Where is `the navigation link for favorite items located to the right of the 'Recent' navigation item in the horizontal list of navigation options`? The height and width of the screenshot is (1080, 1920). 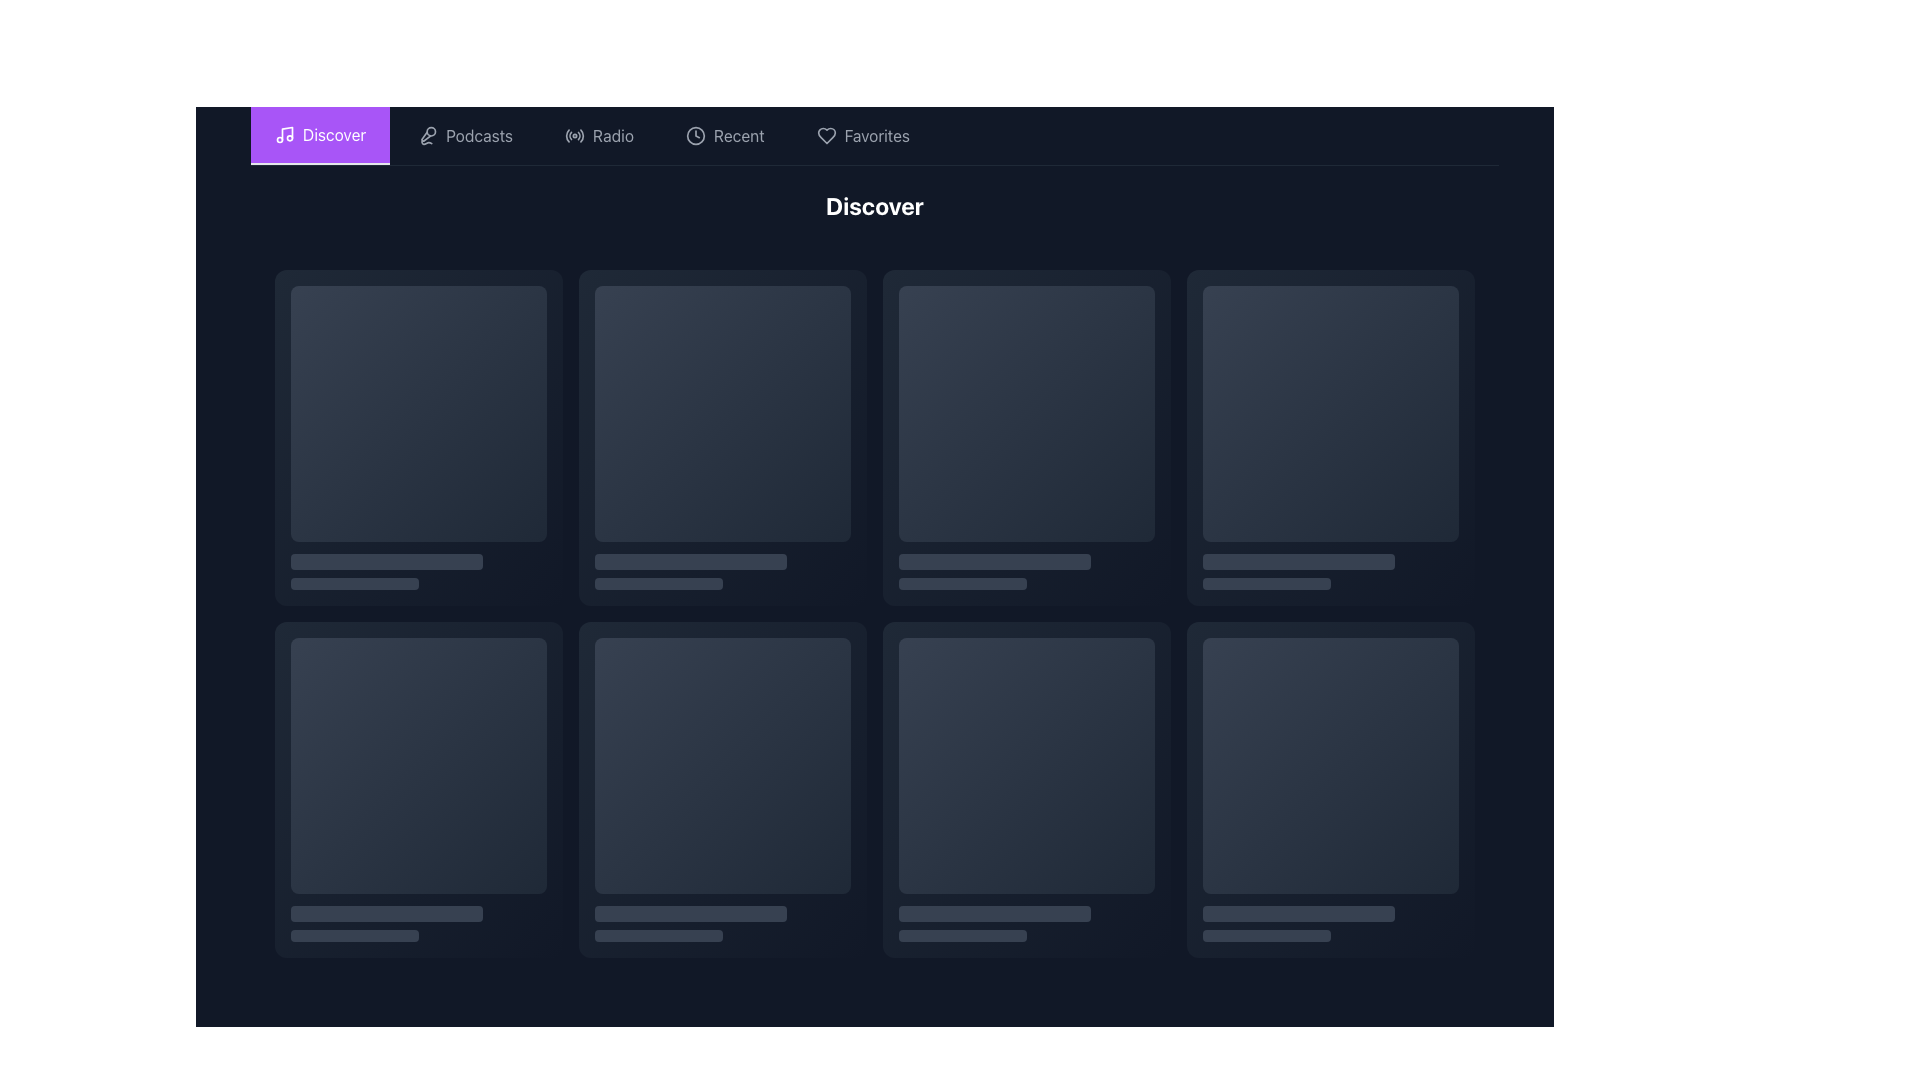 the navigation link for favorite items located to the right of the 'Recent' navigation item in the horizontal list of navigation options is located at coordinates (877, 135).